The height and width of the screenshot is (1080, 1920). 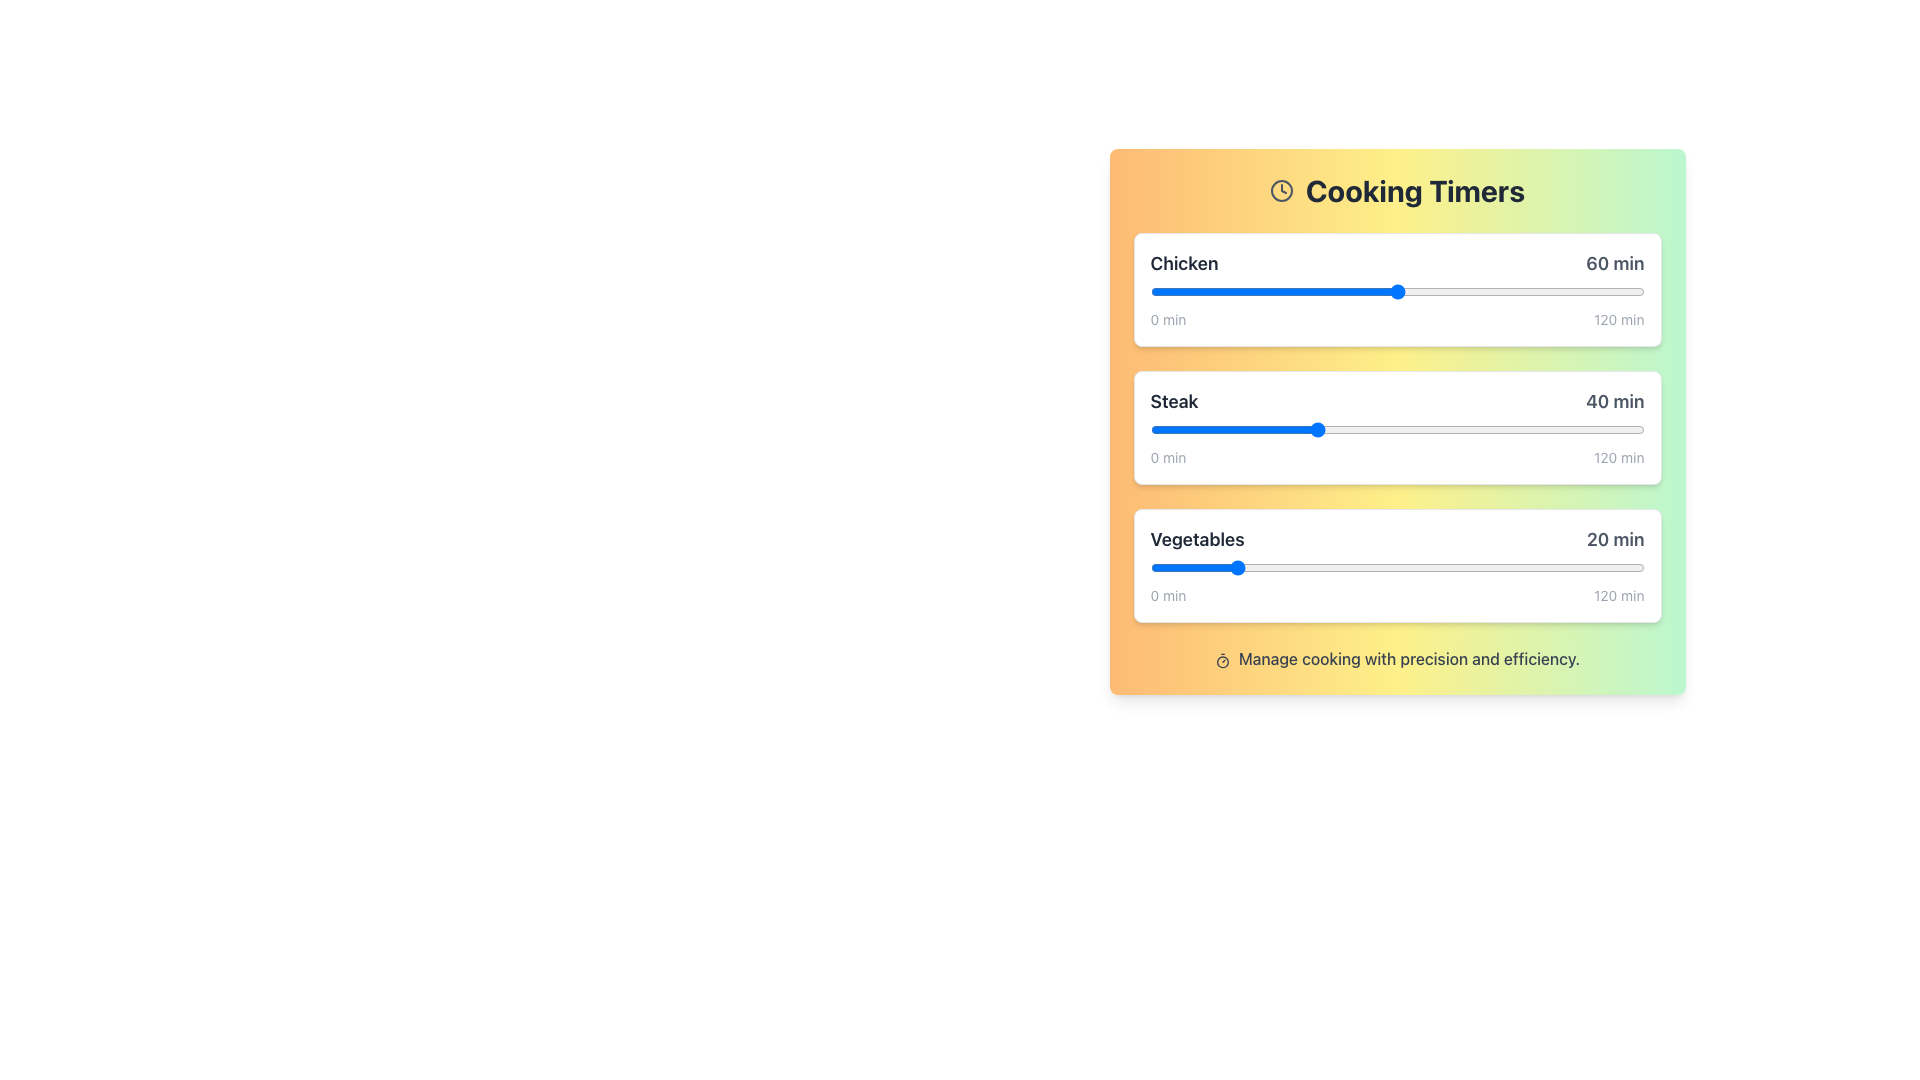 I want to click on cooking time for steak, so click(x=1565, y=428).